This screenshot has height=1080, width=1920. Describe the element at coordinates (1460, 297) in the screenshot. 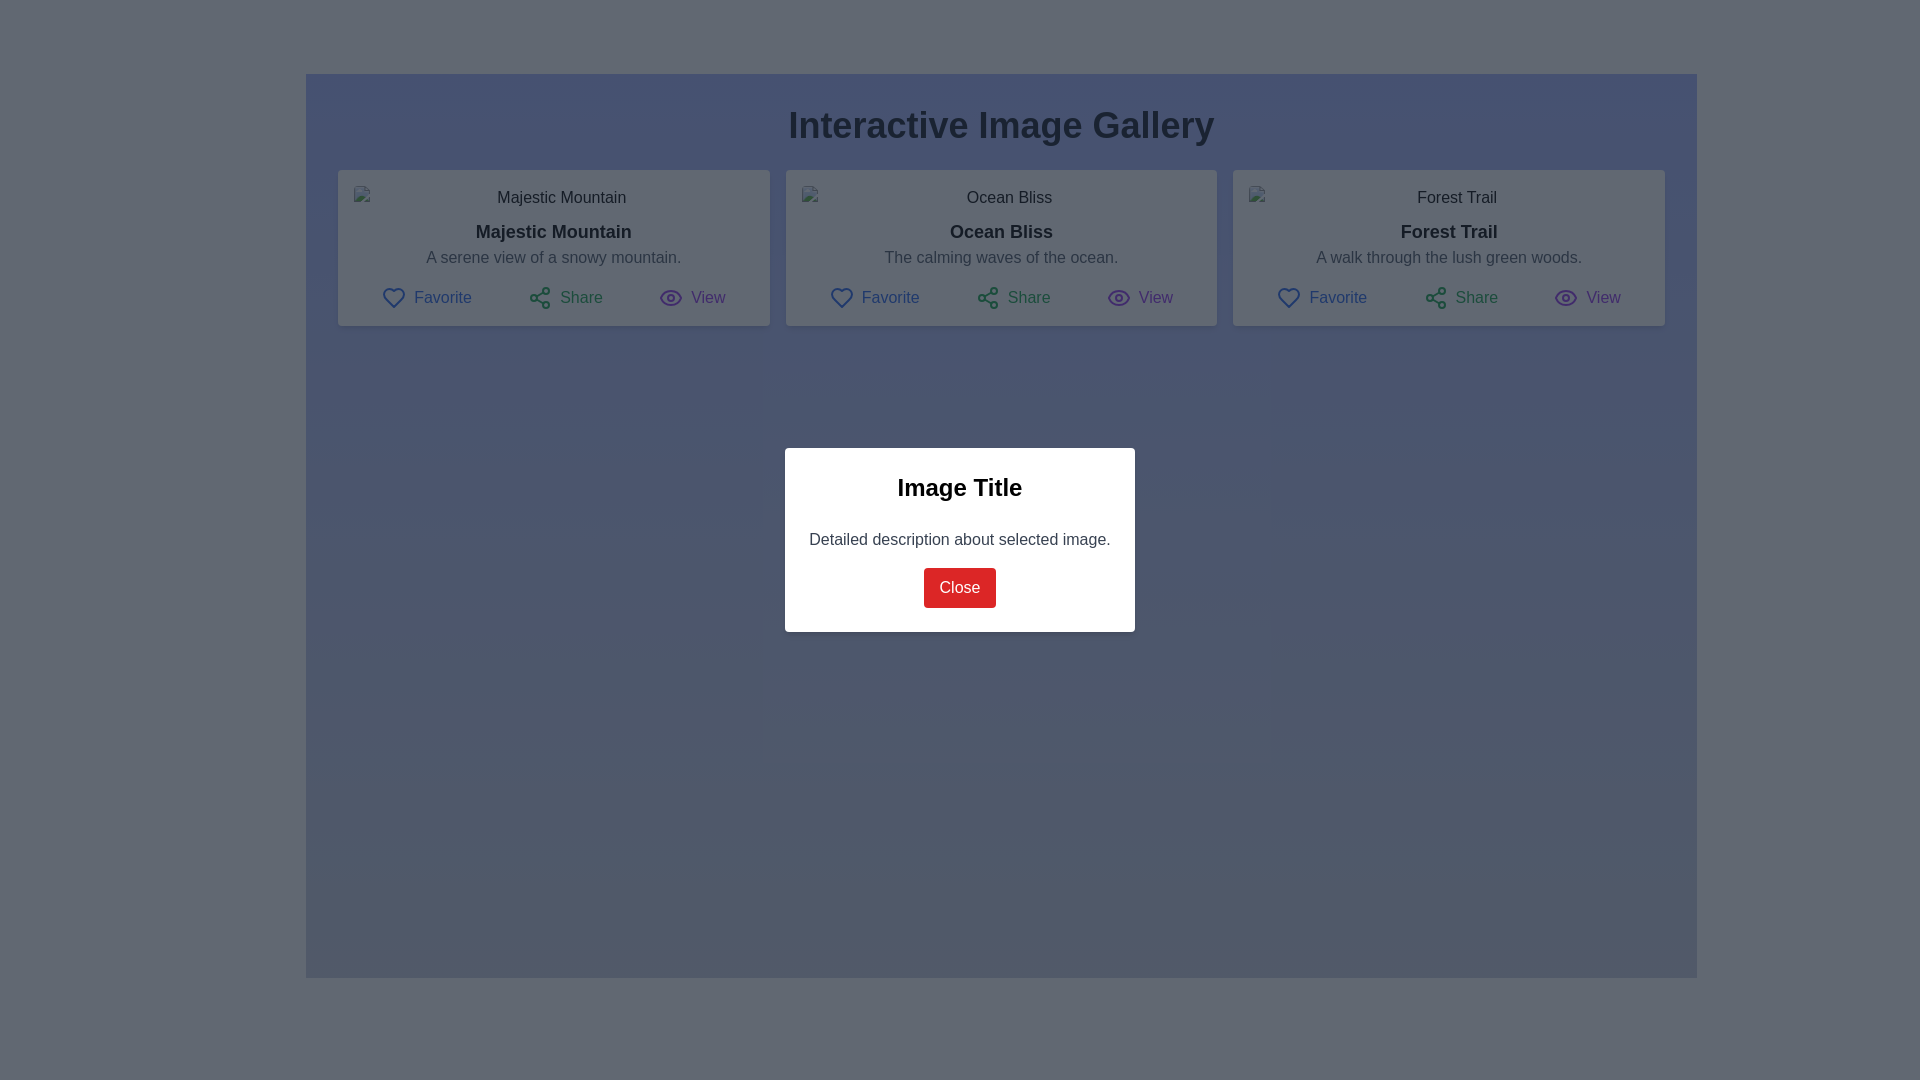

I see `the 'Share' button, which features a green sharing icon and the text 'Share', located under the header 'Forest Trail'` at that location.